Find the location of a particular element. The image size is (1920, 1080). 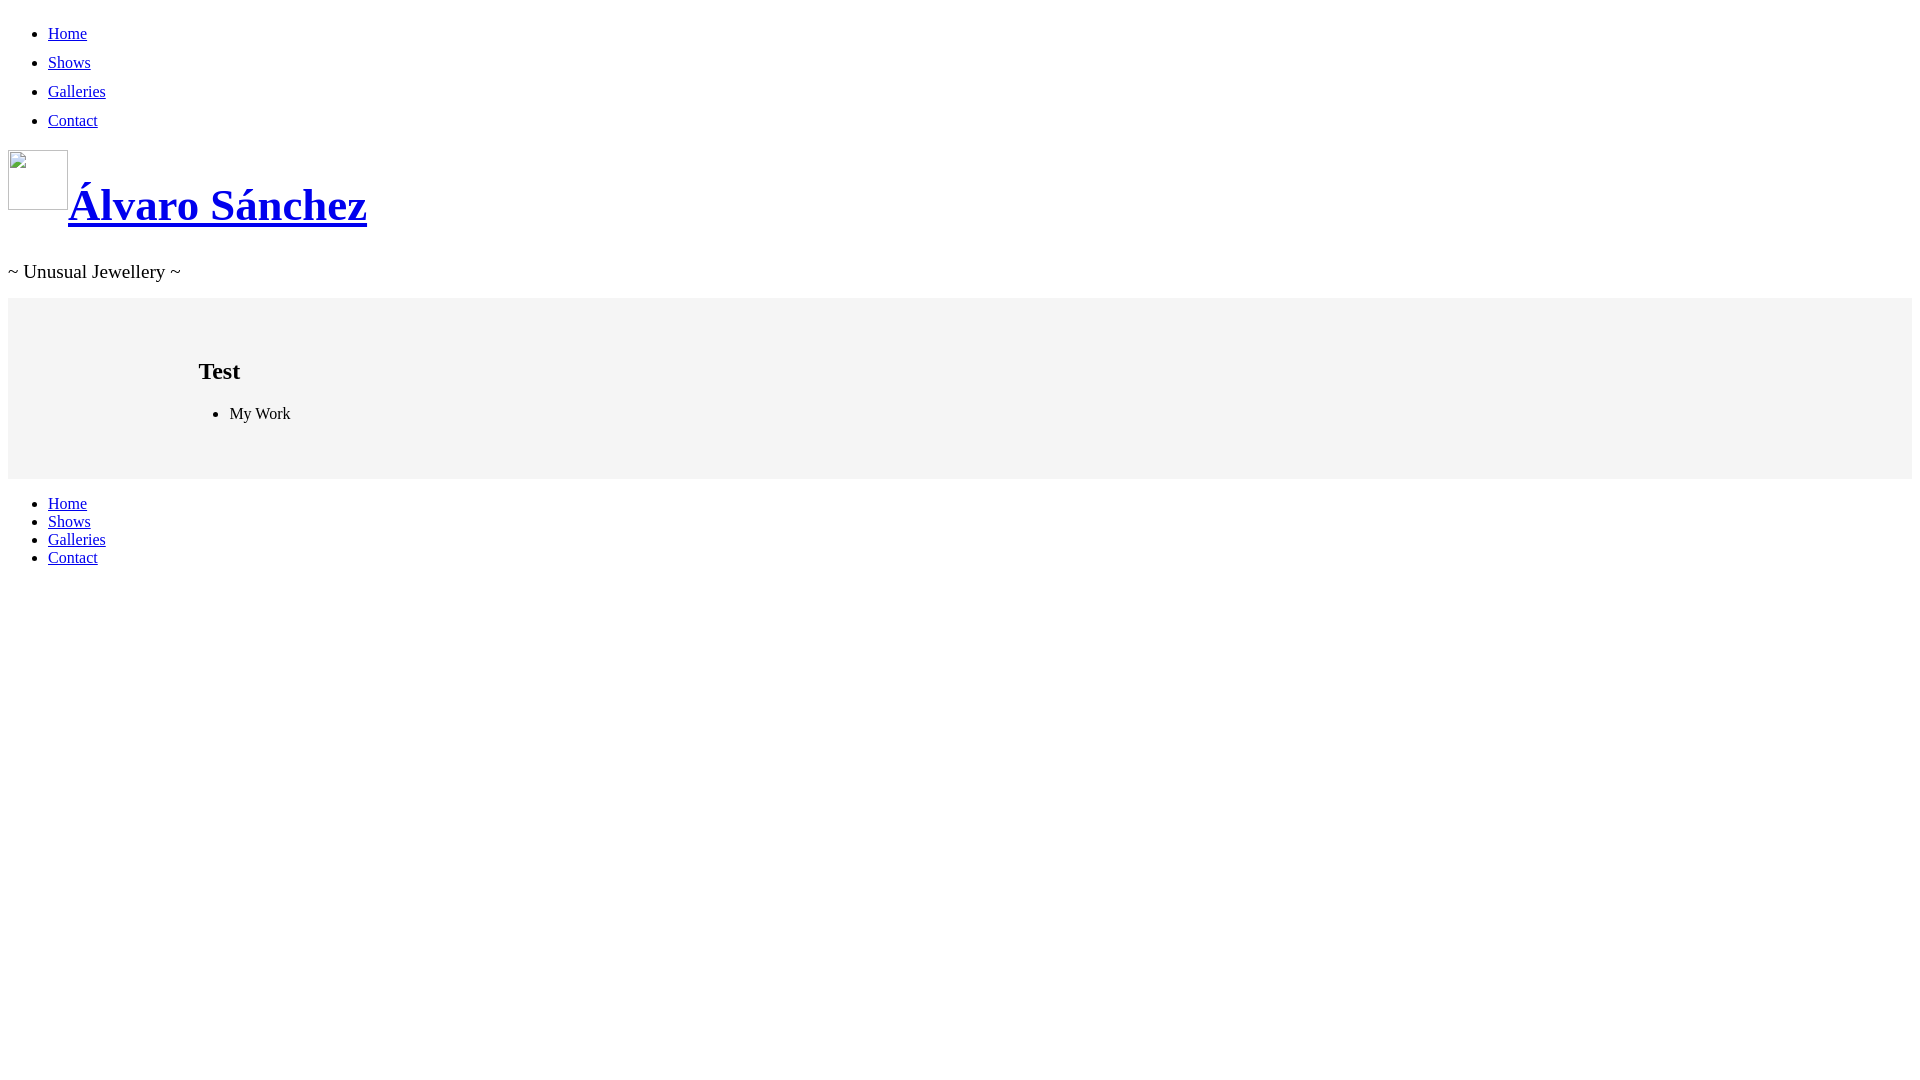

'Home' is located at coordinates (67, 502).